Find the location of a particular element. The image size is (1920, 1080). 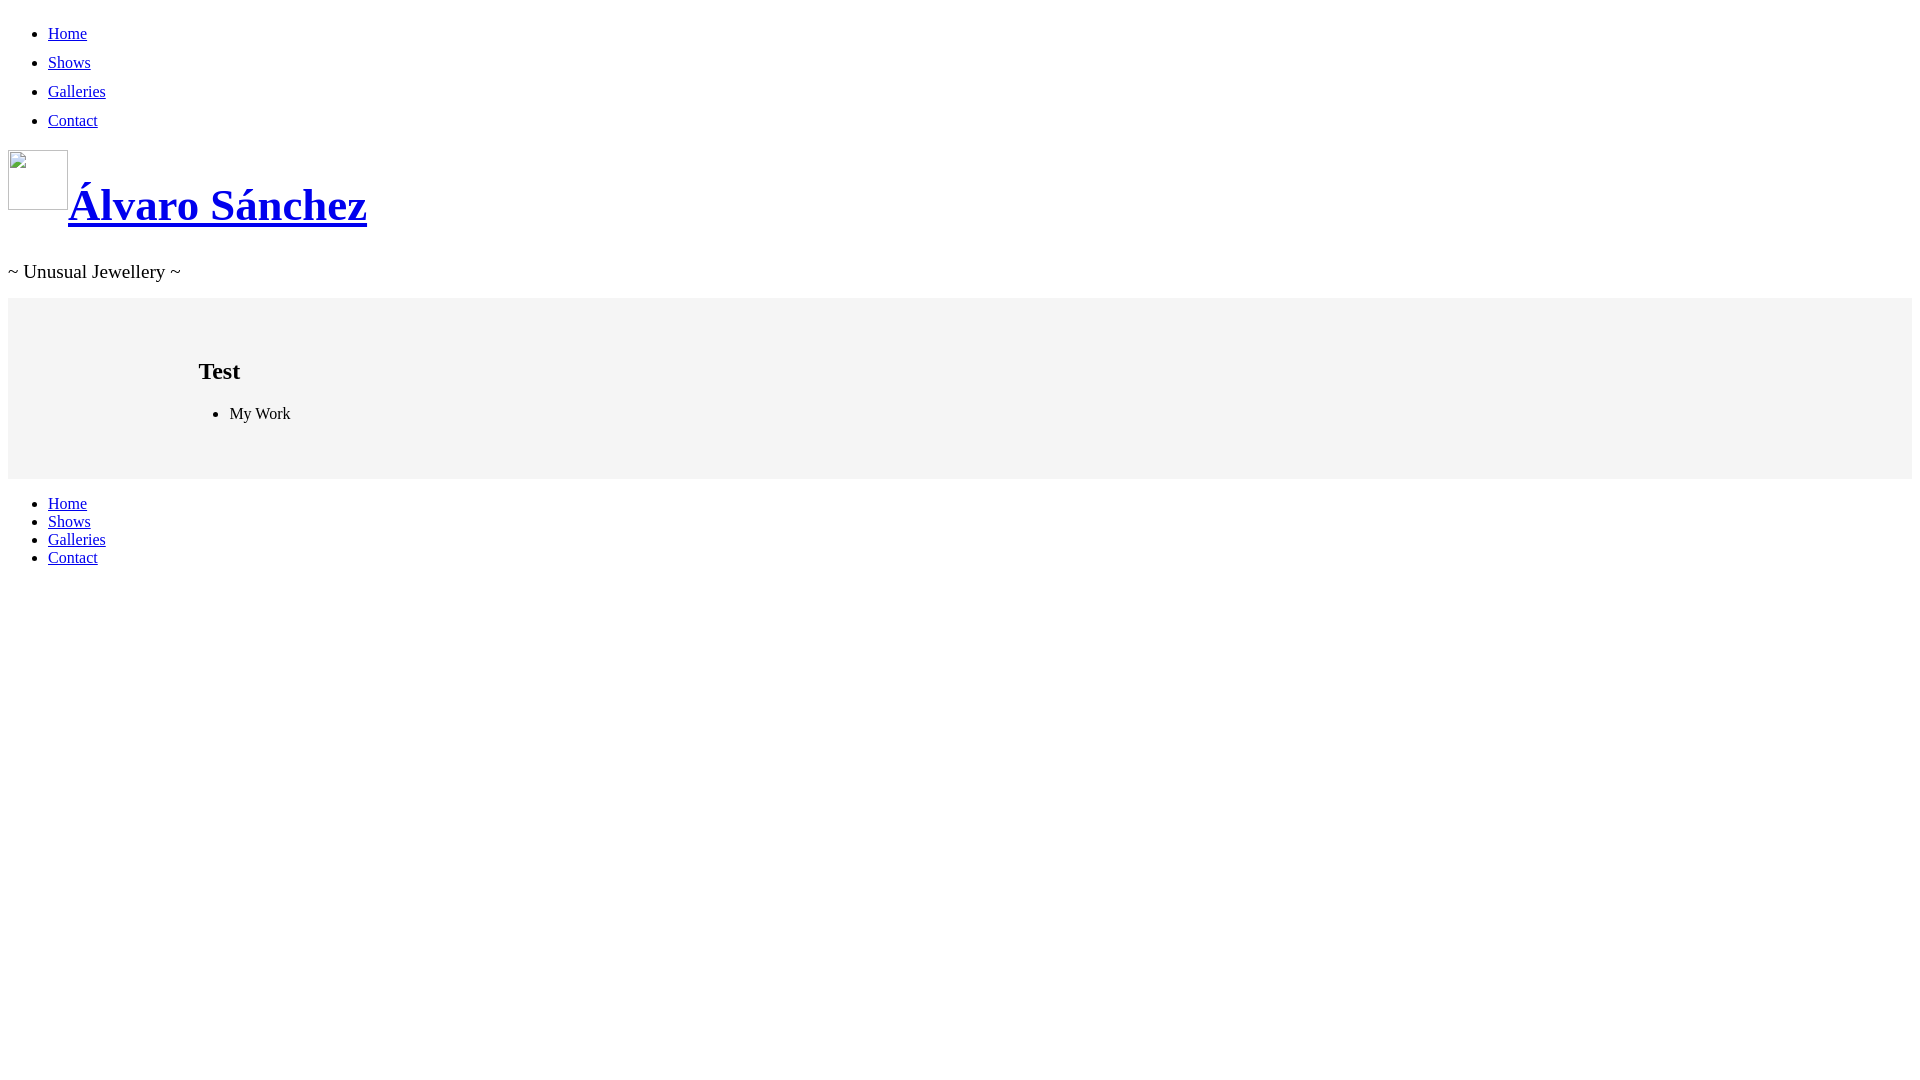

'Home' is located at coordinates (67, 502).